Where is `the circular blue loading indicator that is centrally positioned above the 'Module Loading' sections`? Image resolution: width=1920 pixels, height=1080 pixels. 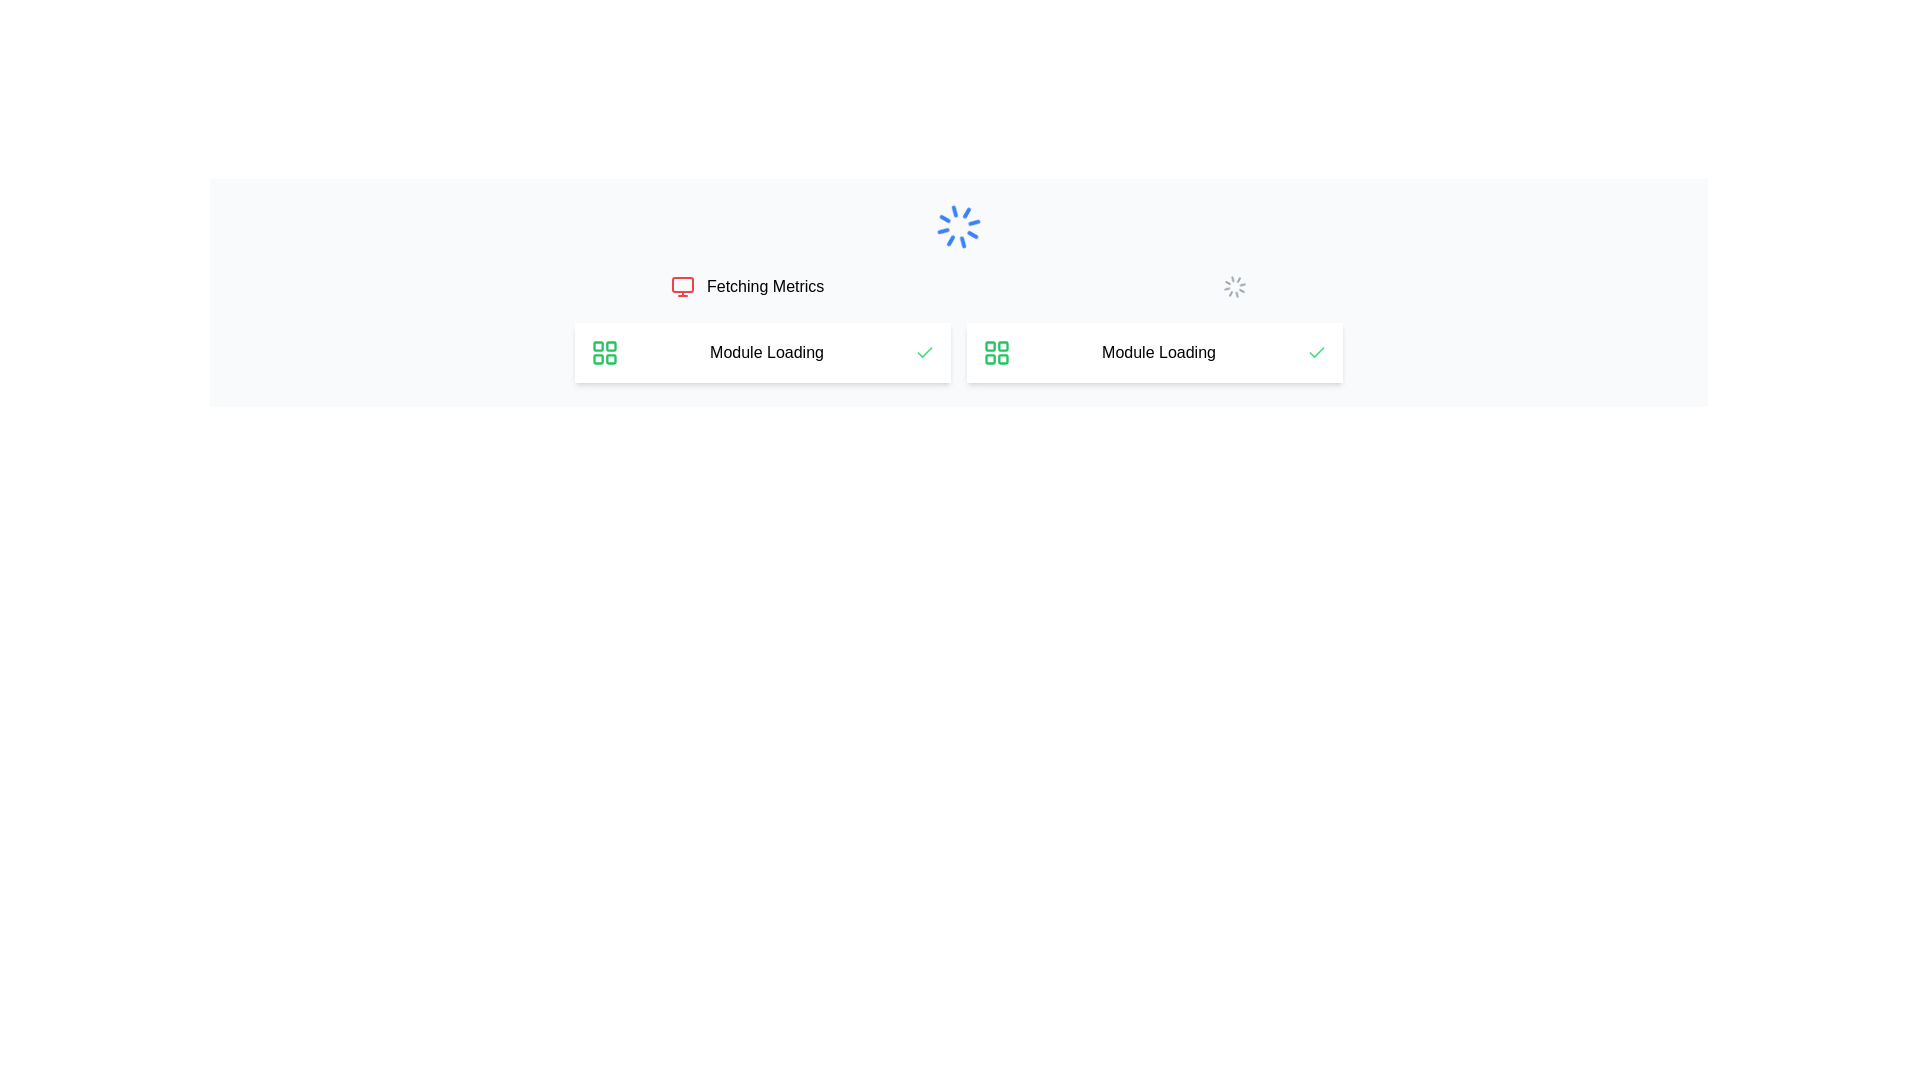
the circular blue loading indicator that is centrally positioned above the 'Module Loading' sections is located at coordinates (958, 225).